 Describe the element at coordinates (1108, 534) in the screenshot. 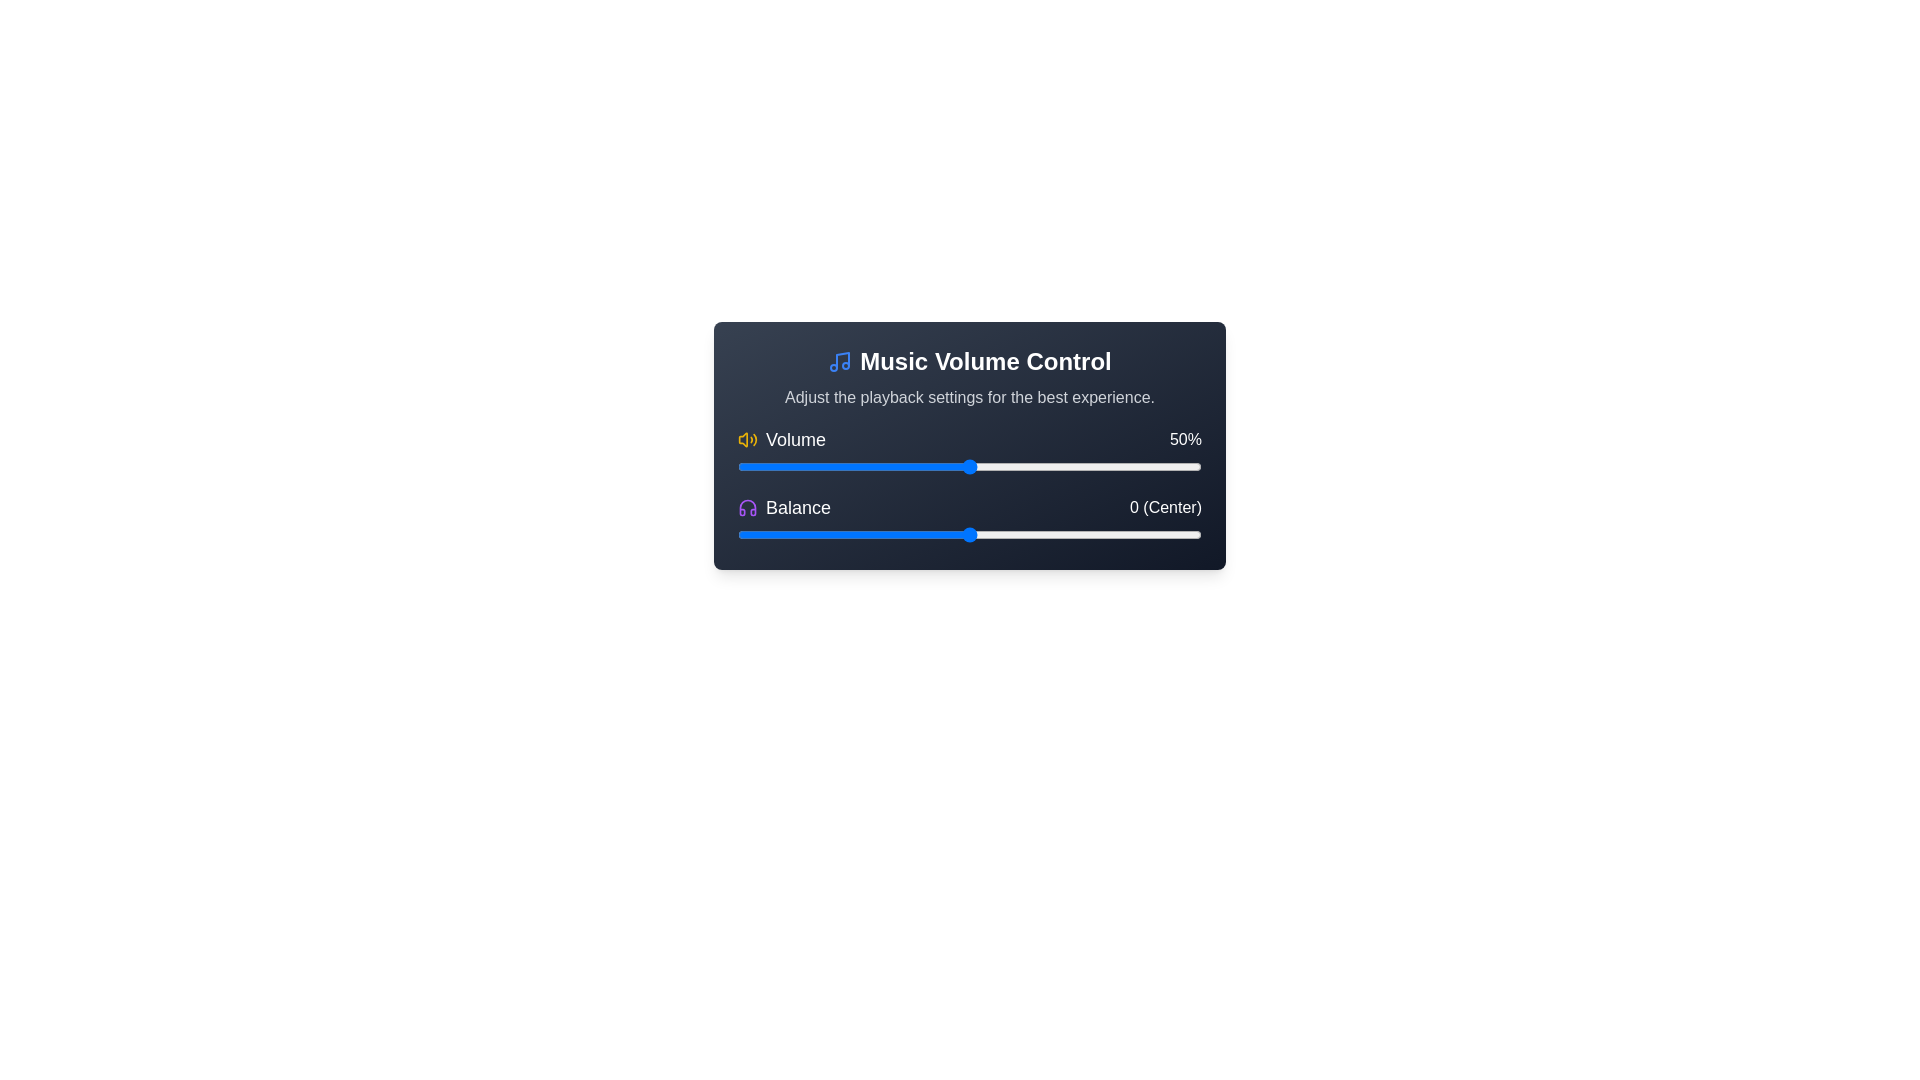

I see `the balance slider to 30 value` at that location.